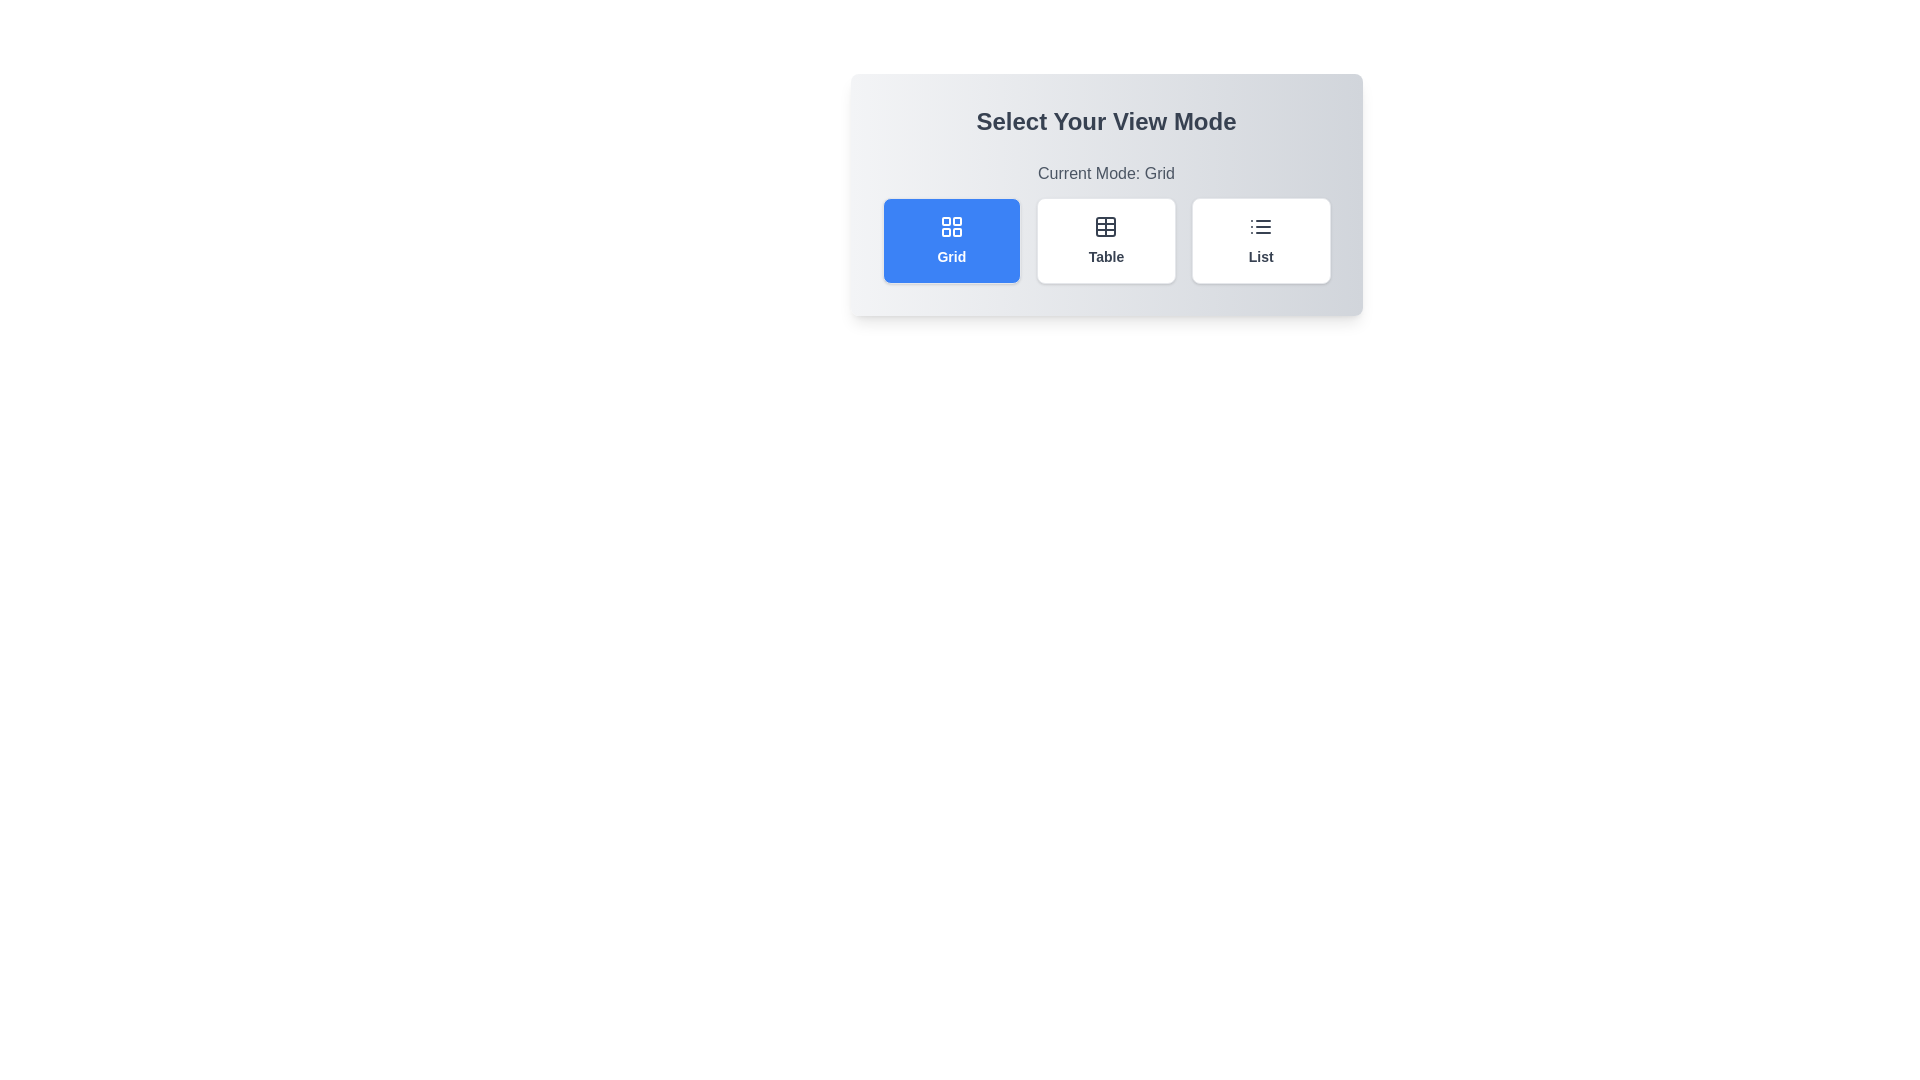 The height and width of the screenshot is (1080, 1920). Describe the element at coordinates (950, 239) in the screenshot. I see `the 'Grid' view mode button, which is the first button in a horizontal group of three` at that location.